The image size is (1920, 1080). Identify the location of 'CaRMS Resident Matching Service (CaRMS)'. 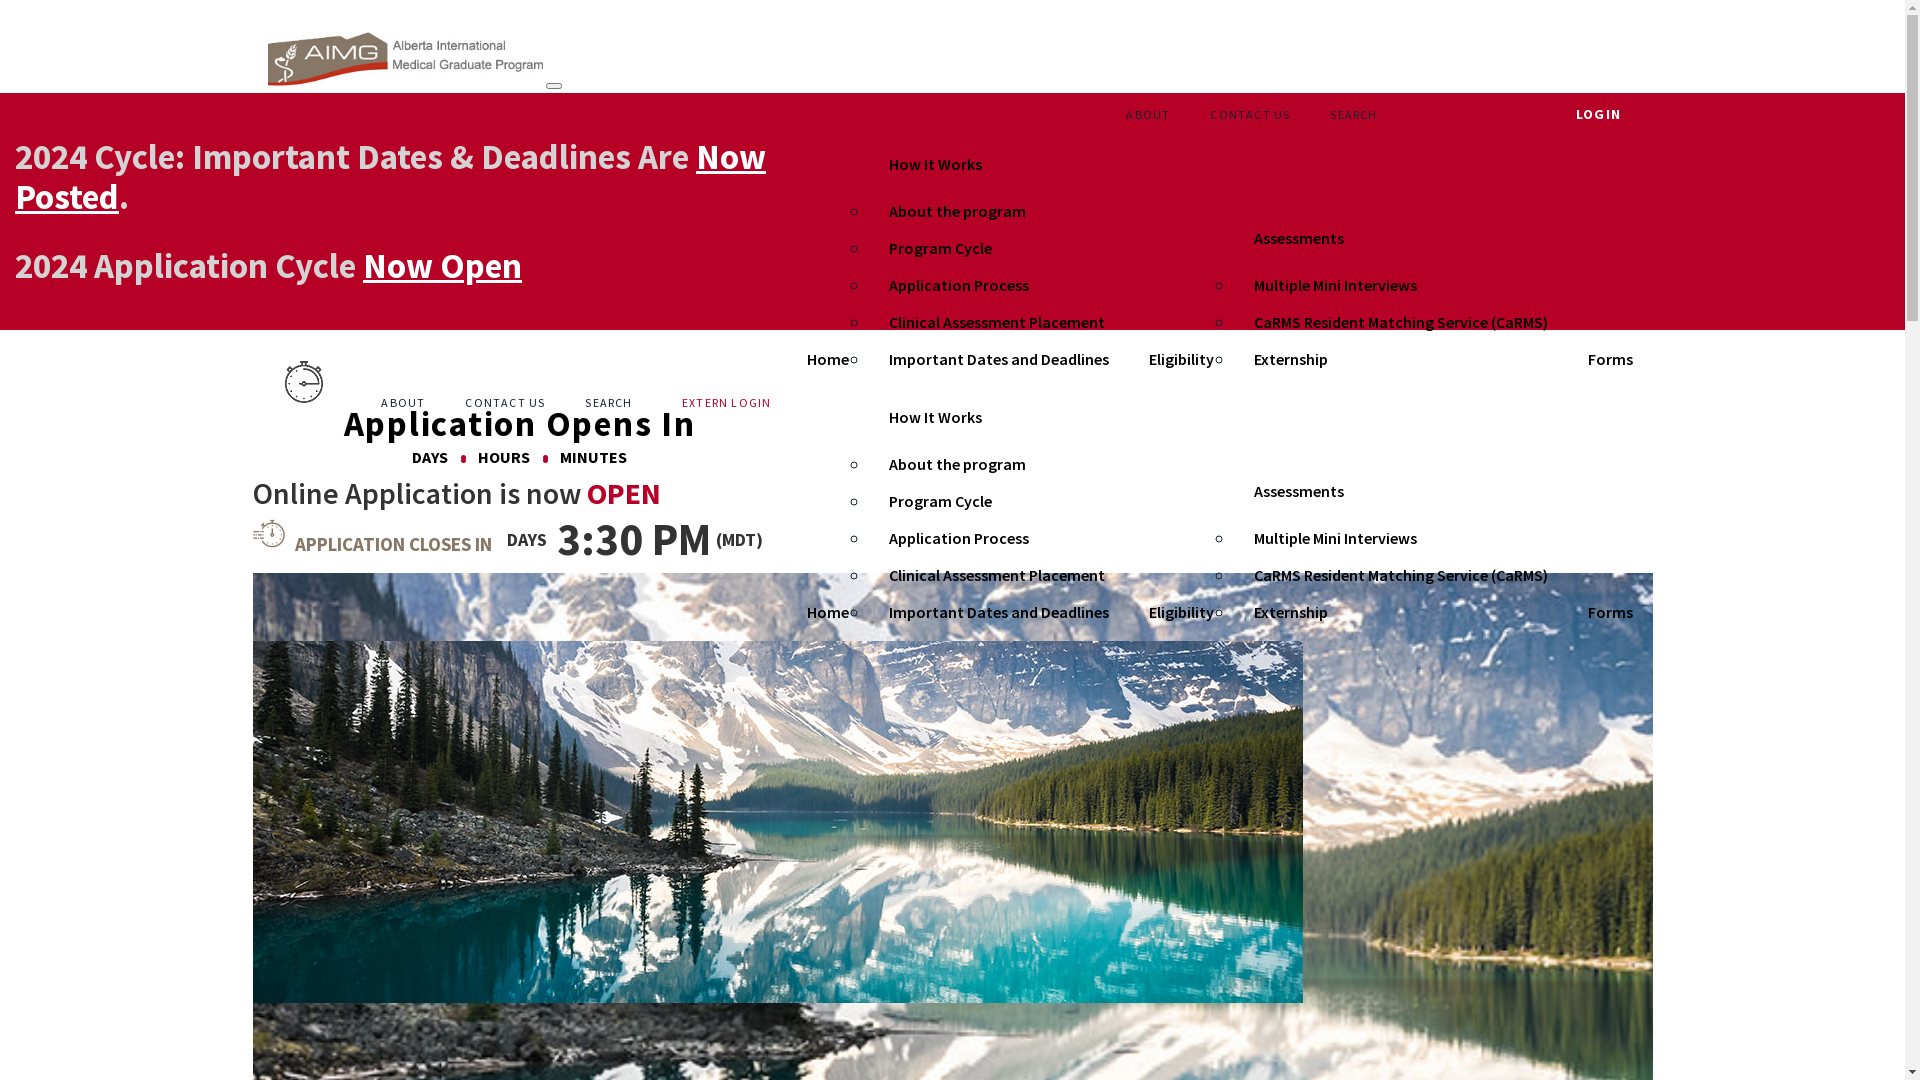
(1400, 321).